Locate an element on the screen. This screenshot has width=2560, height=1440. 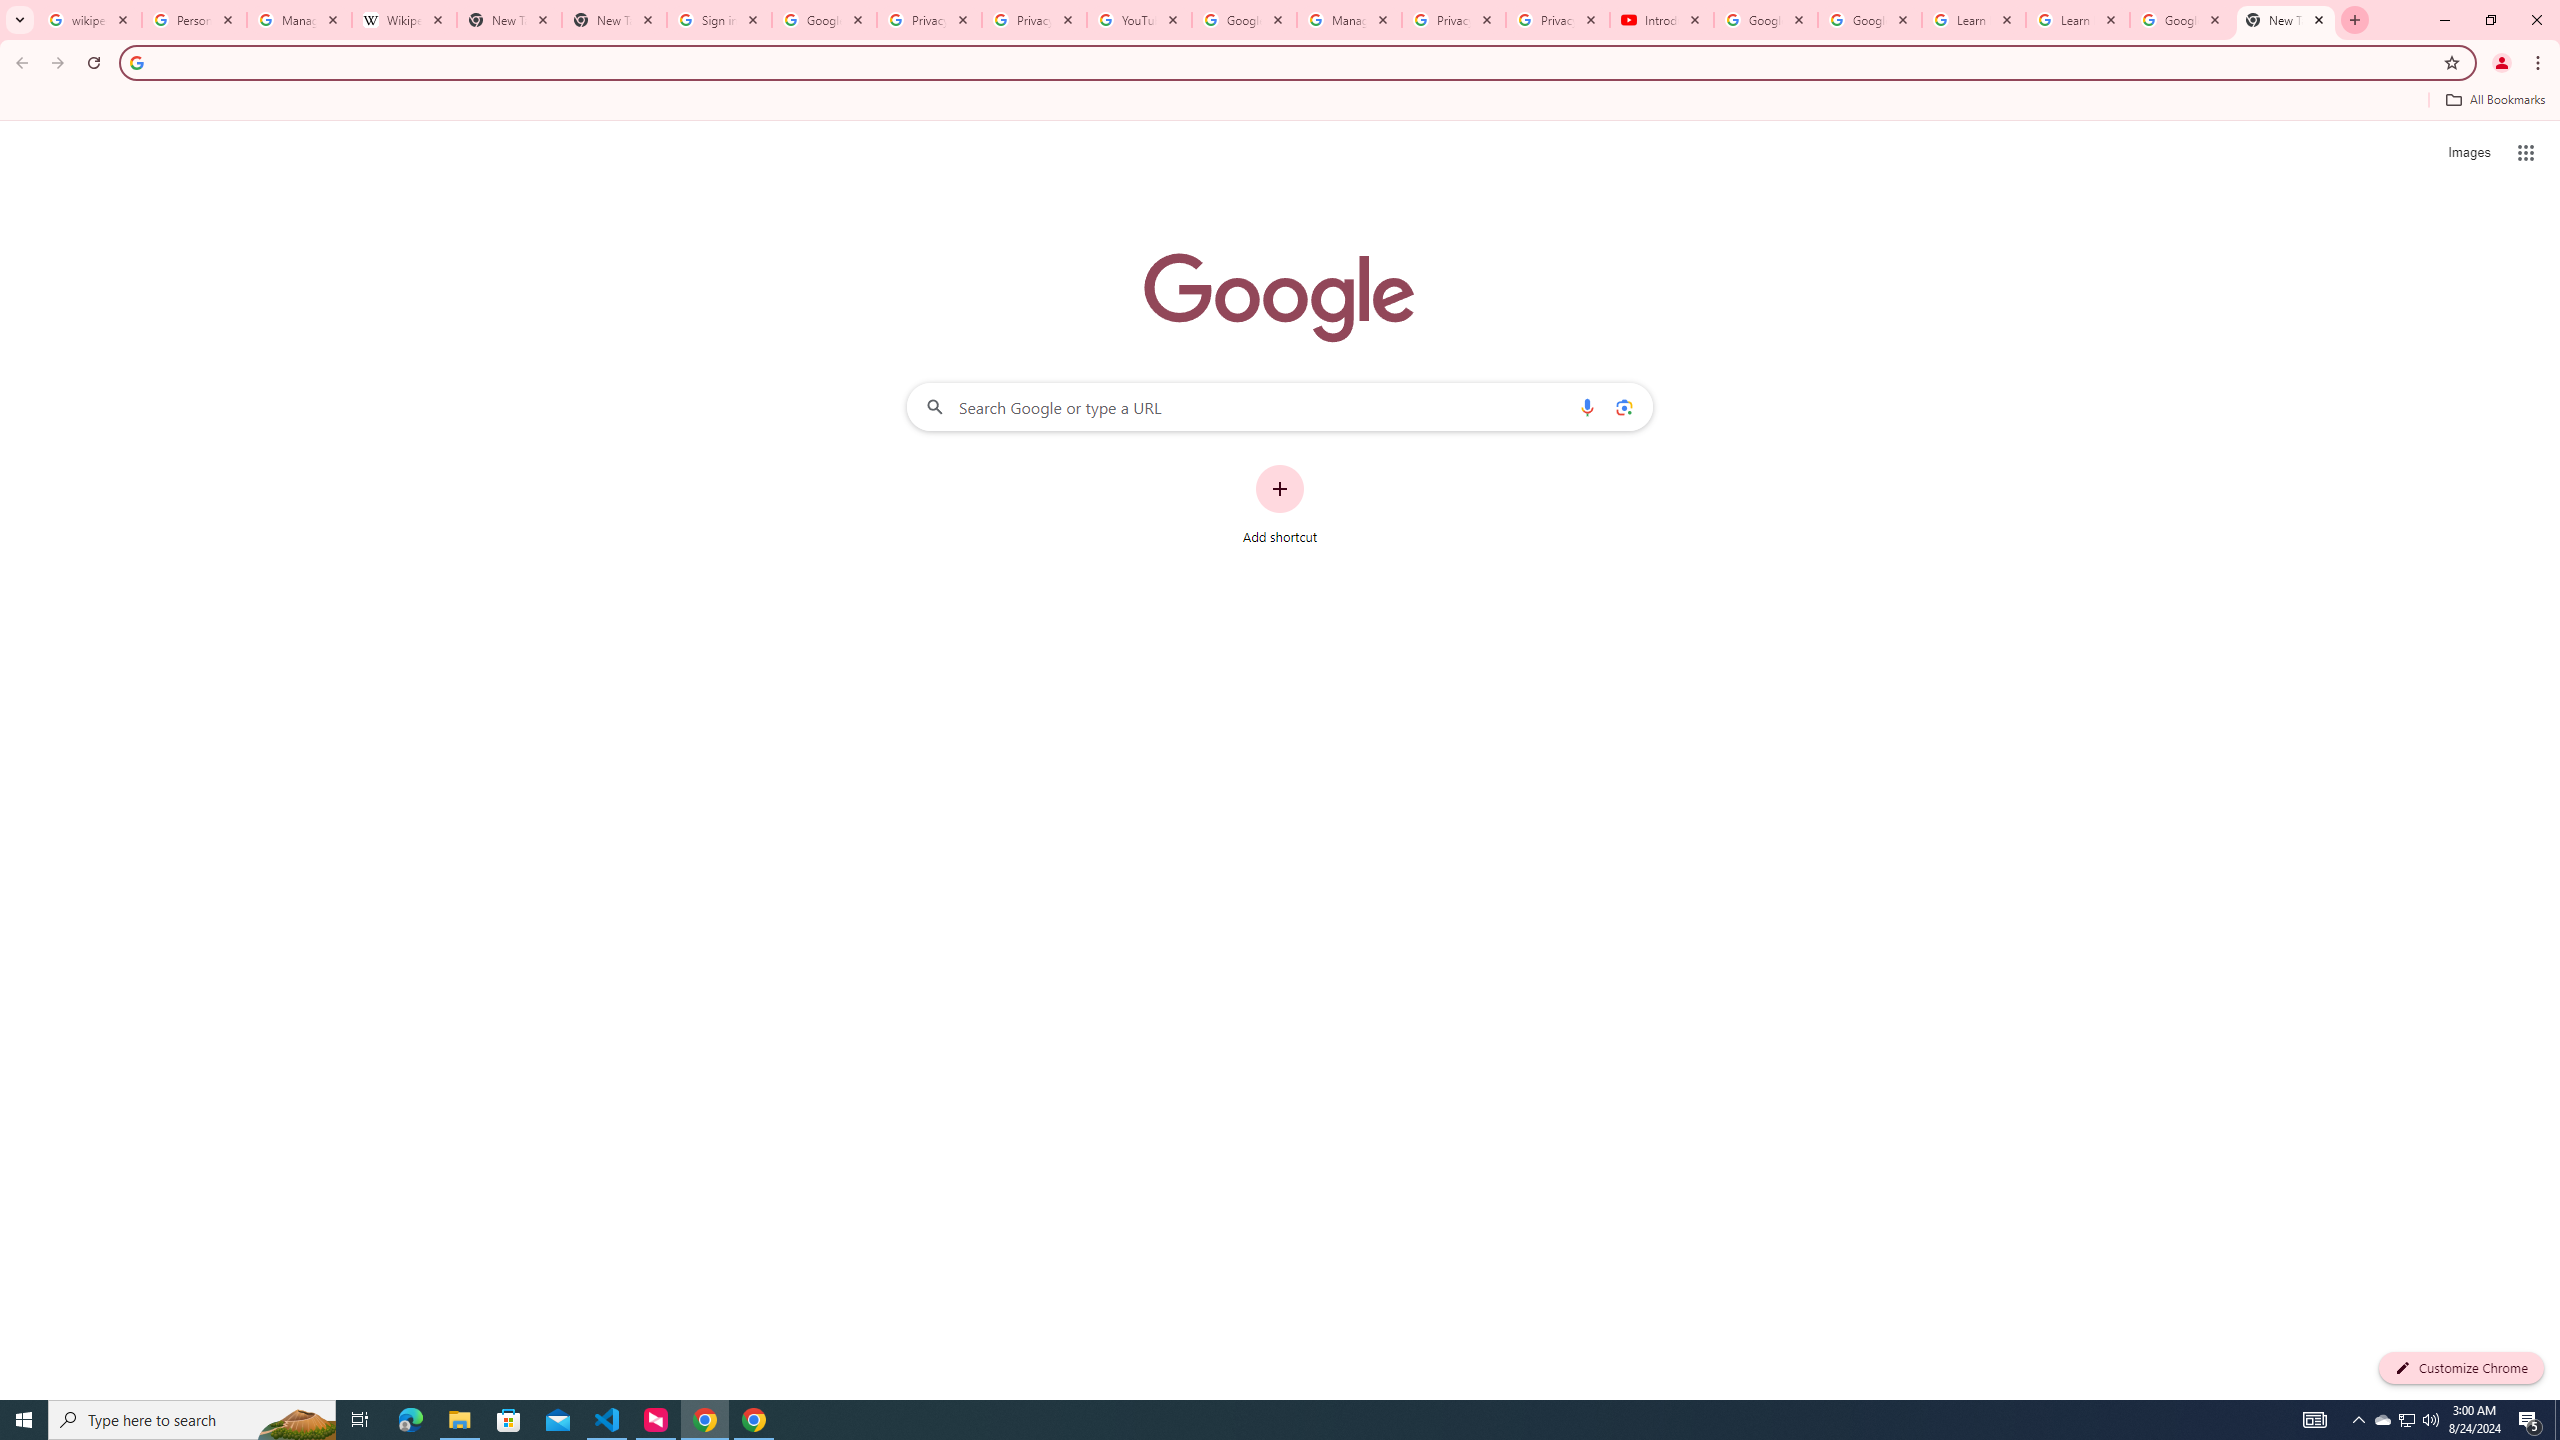
'Sign in - Google Accounts' is located at coordinates (718, 19).